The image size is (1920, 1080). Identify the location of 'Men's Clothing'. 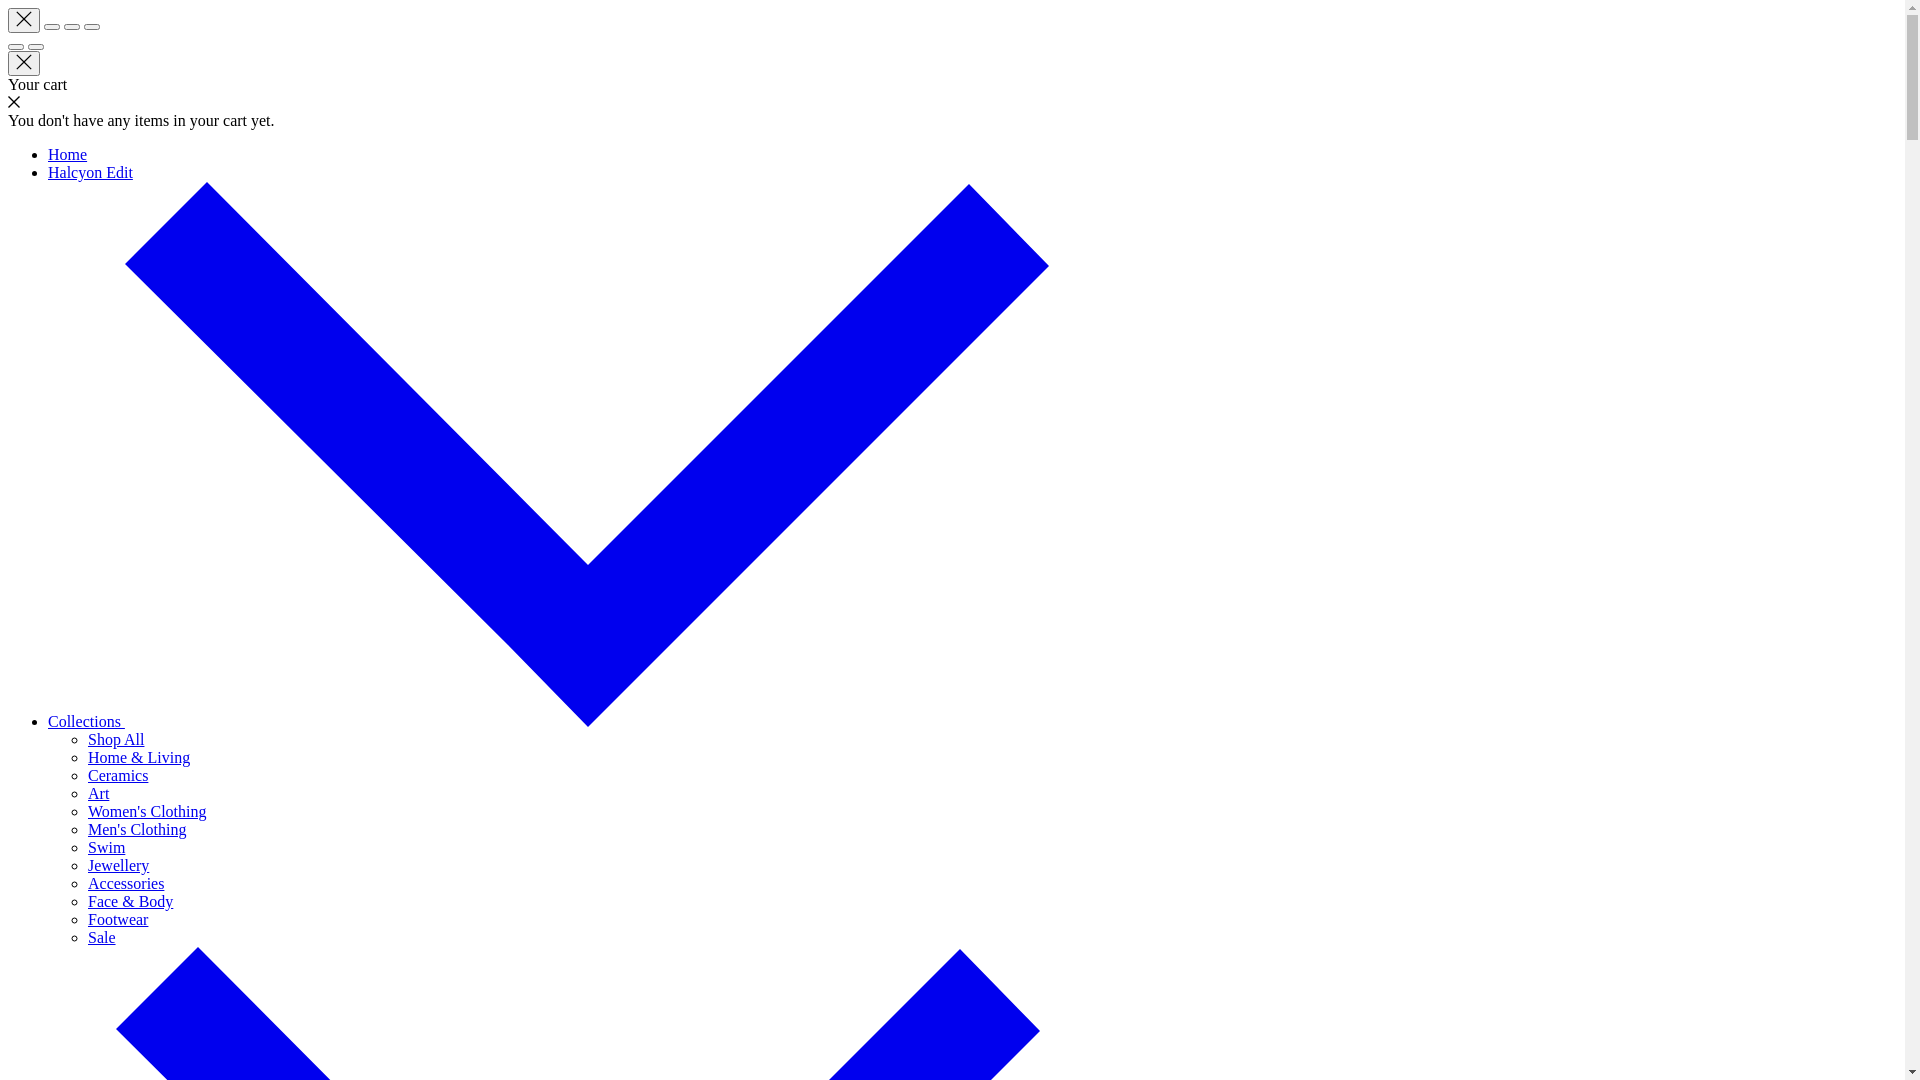
(136, 829).